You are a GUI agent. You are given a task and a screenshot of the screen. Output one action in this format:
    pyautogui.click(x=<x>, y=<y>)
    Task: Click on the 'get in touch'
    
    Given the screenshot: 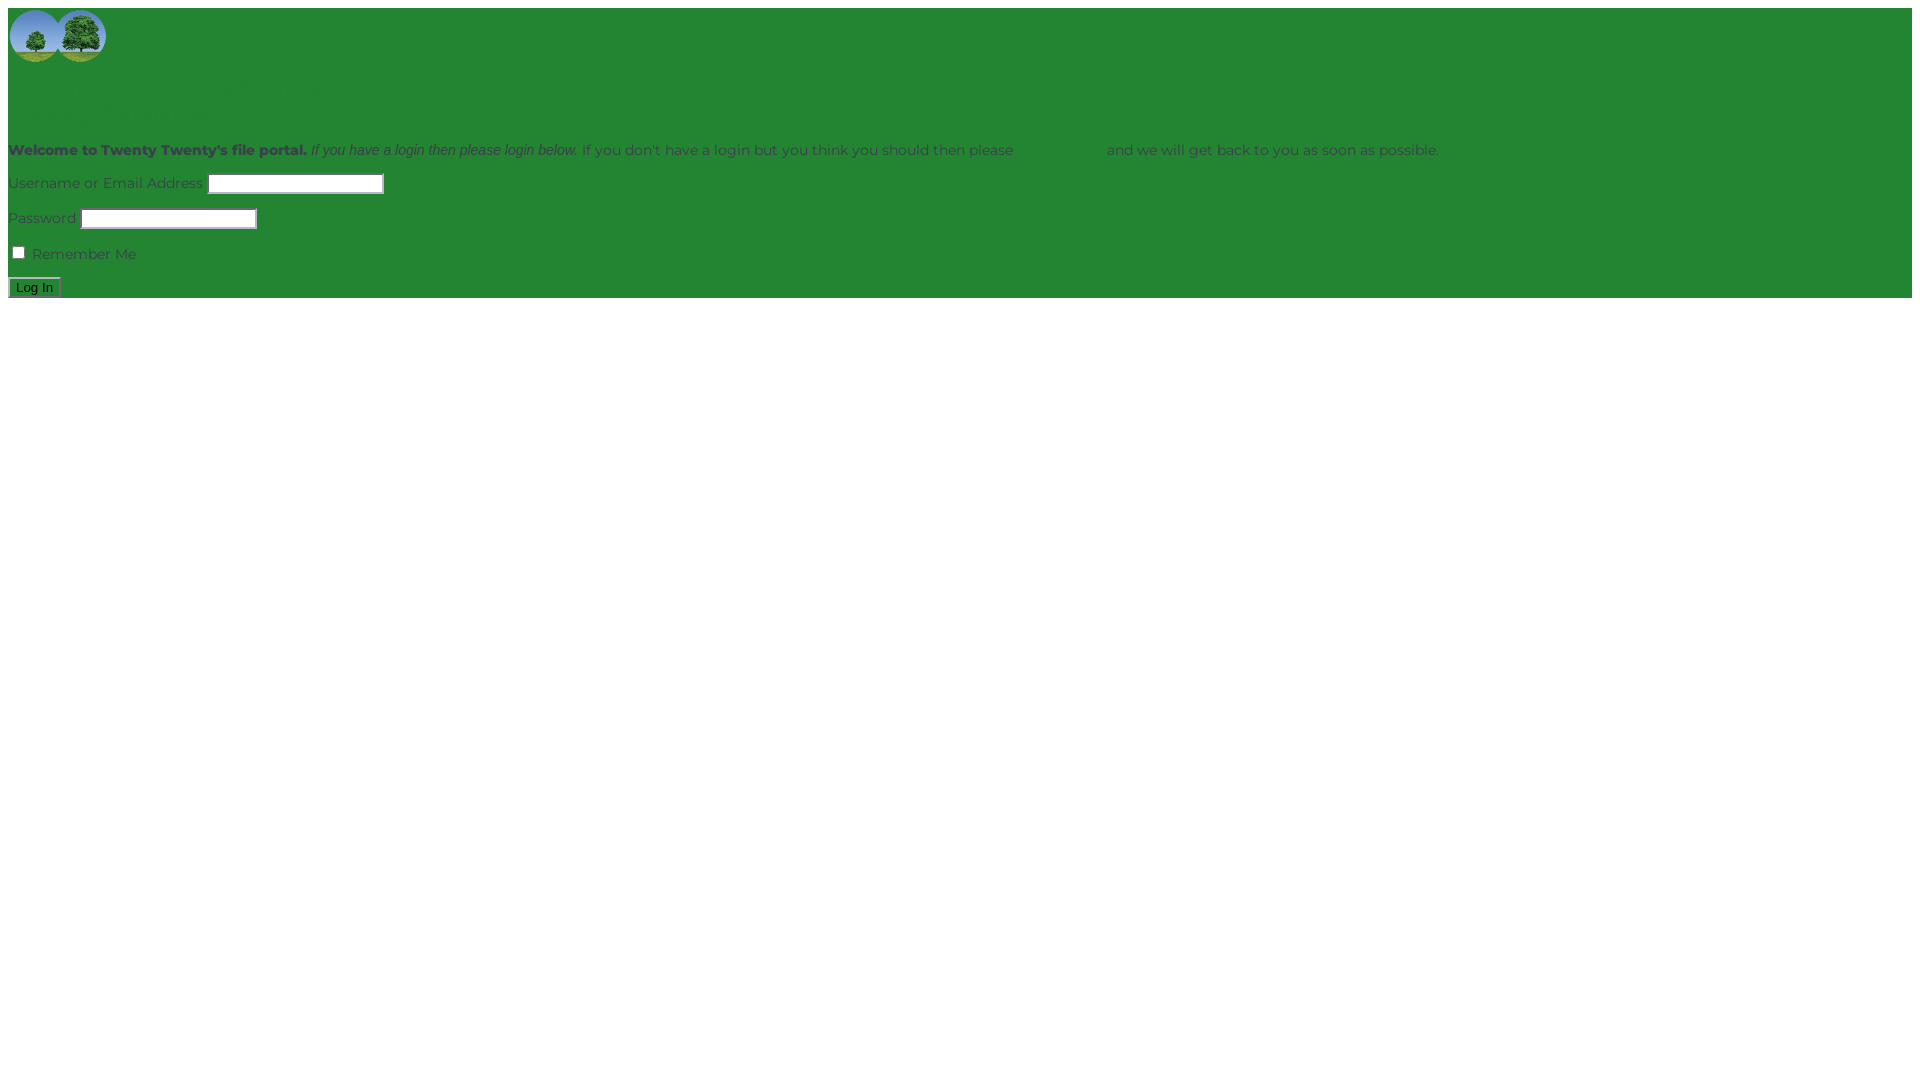 What is the action you would take?
    pyautogui.click(x=1059, y=149)
    